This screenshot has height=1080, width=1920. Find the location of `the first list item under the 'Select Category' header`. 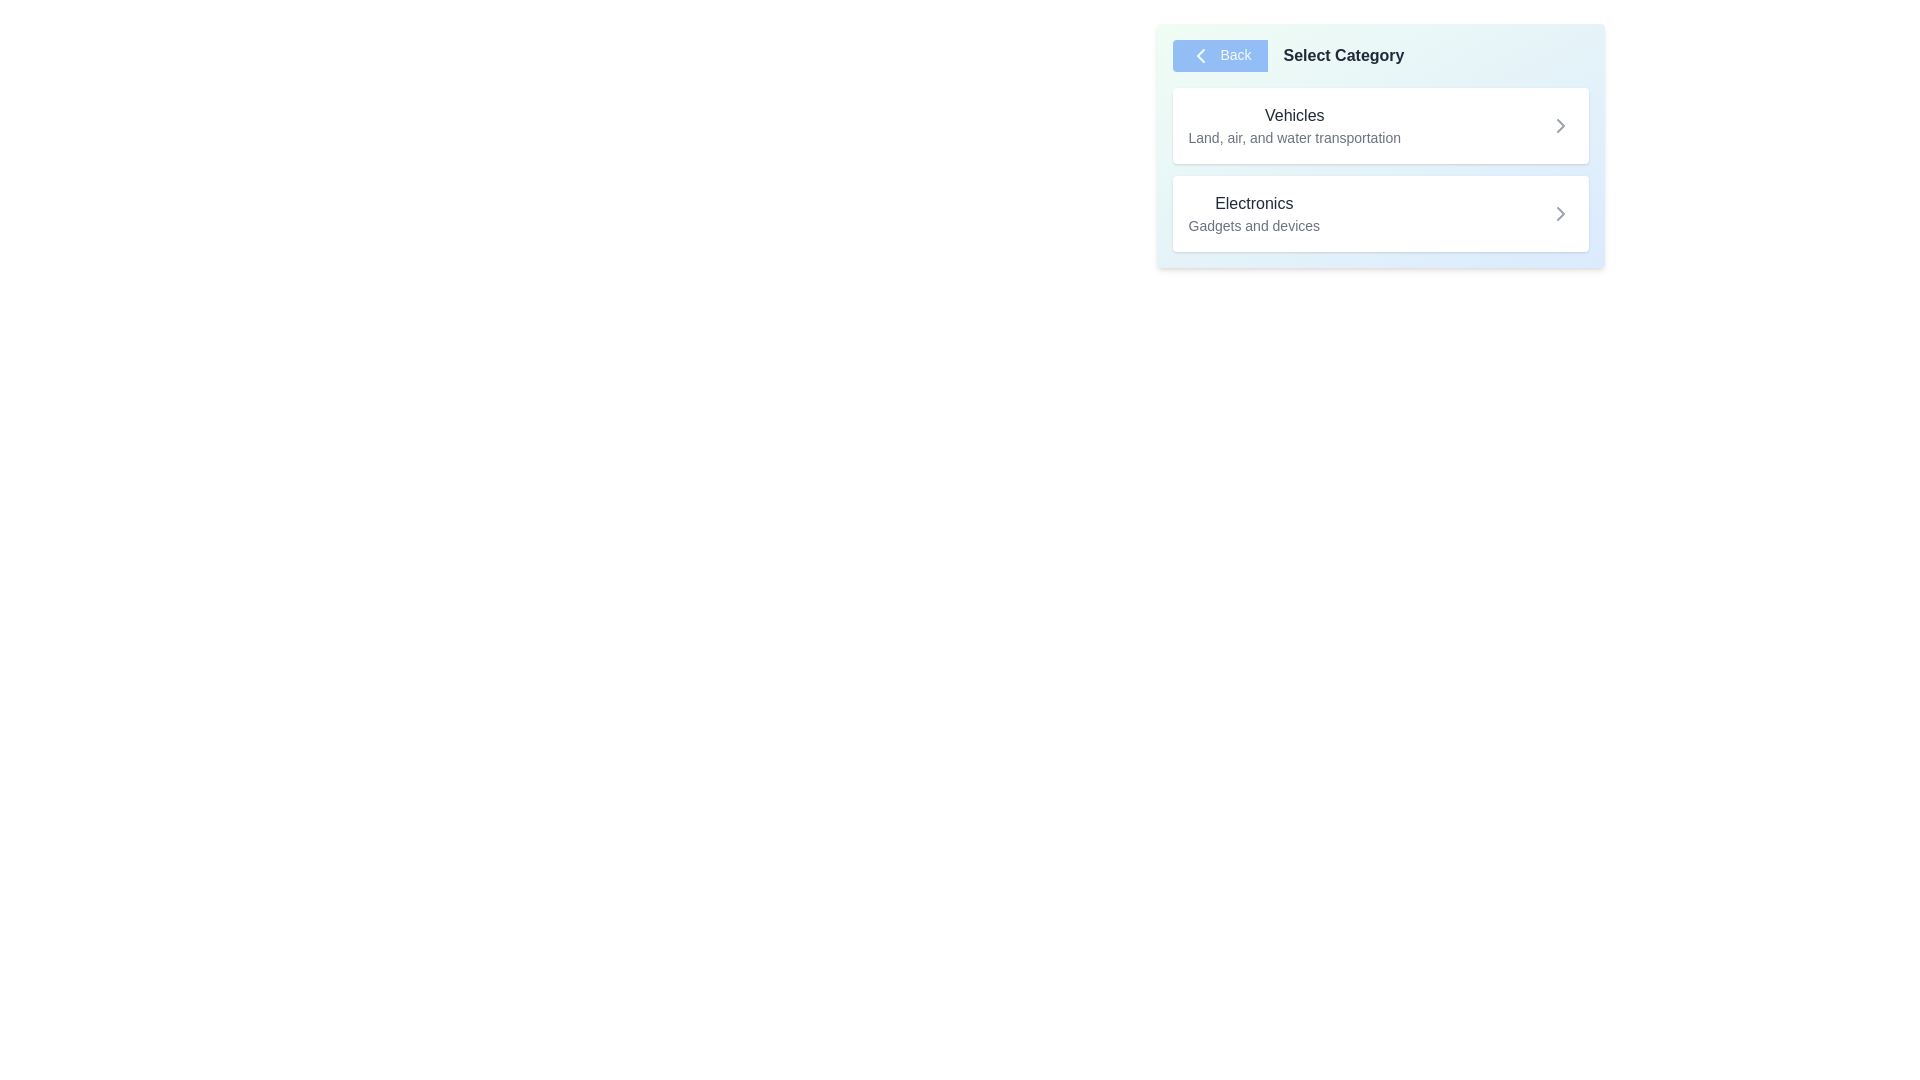

the first list item under the 'Select Category' header is located at coordinates (1379, 145).